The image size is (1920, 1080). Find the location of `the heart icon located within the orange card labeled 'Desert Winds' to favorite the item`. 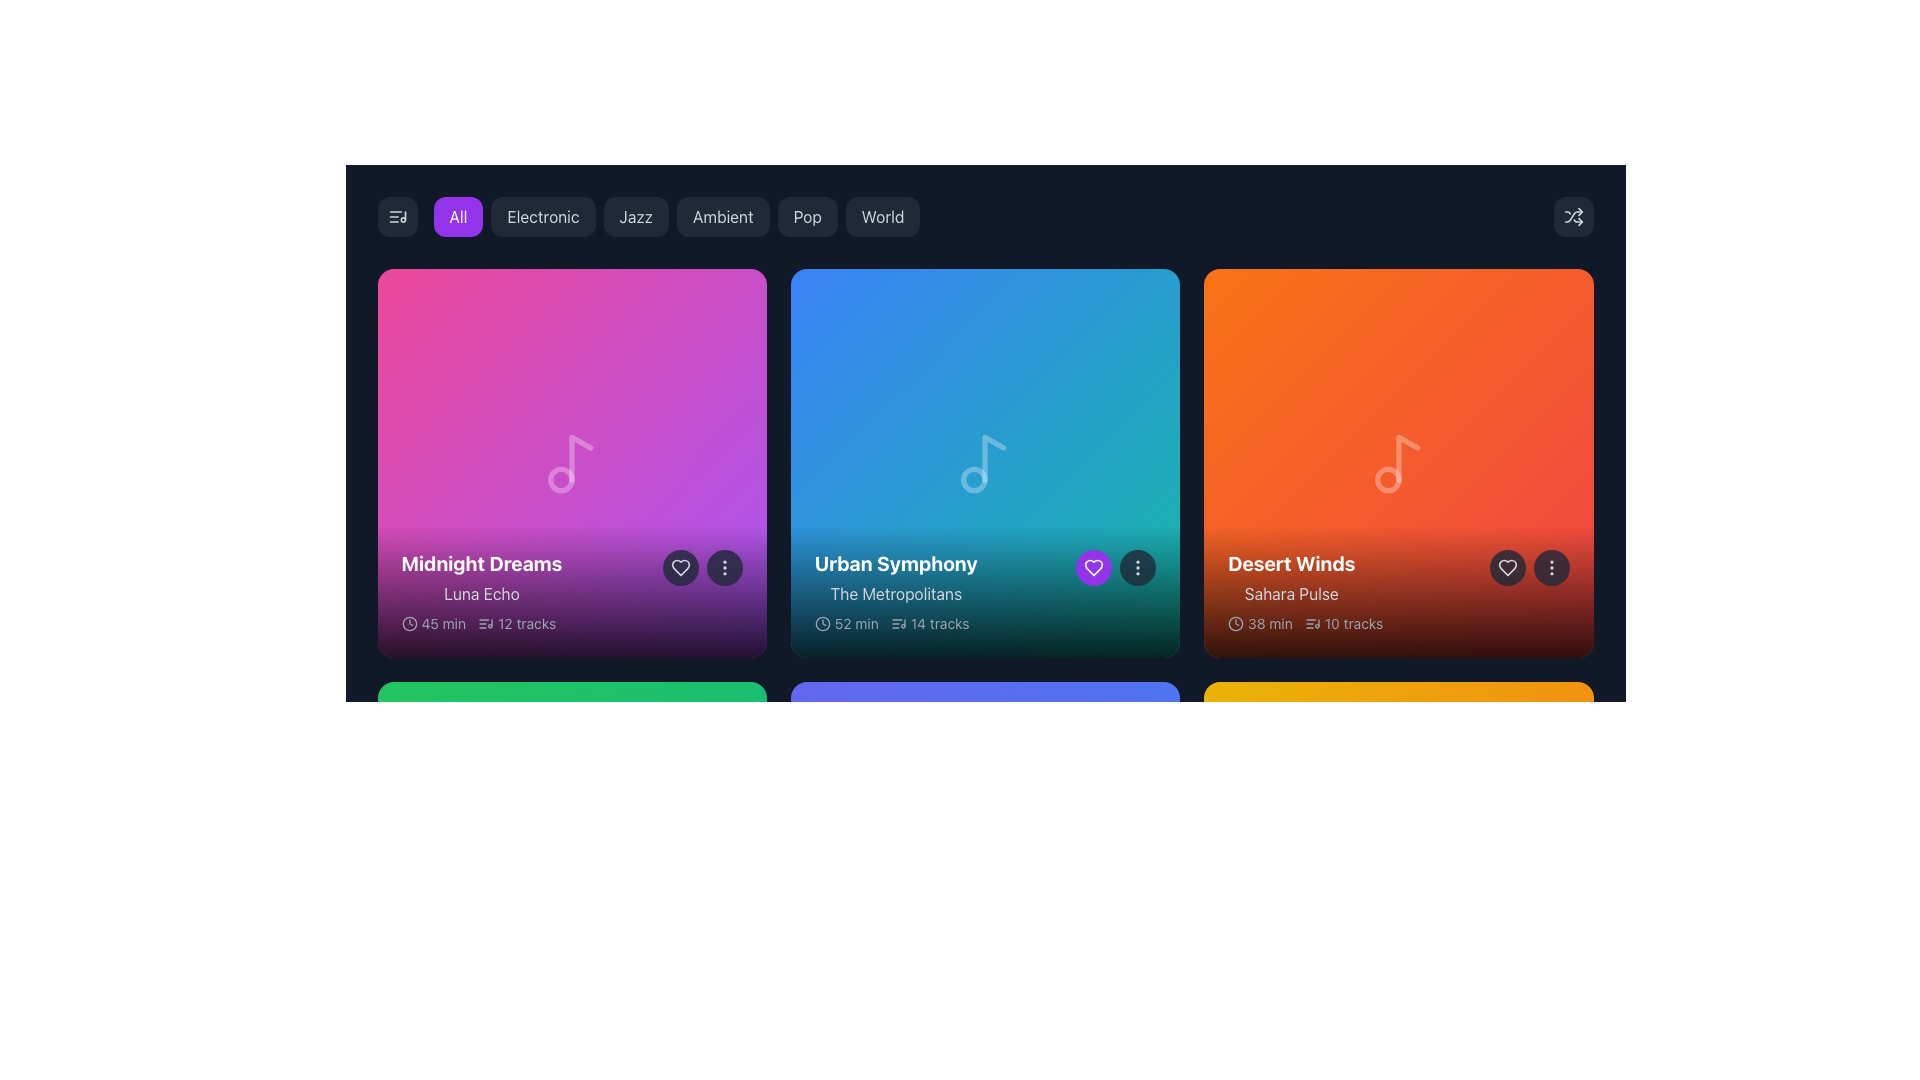

the heart icon located within the orange card labeled 'Desert Winds' to favorite the item is located at coordinates (1528, 568).